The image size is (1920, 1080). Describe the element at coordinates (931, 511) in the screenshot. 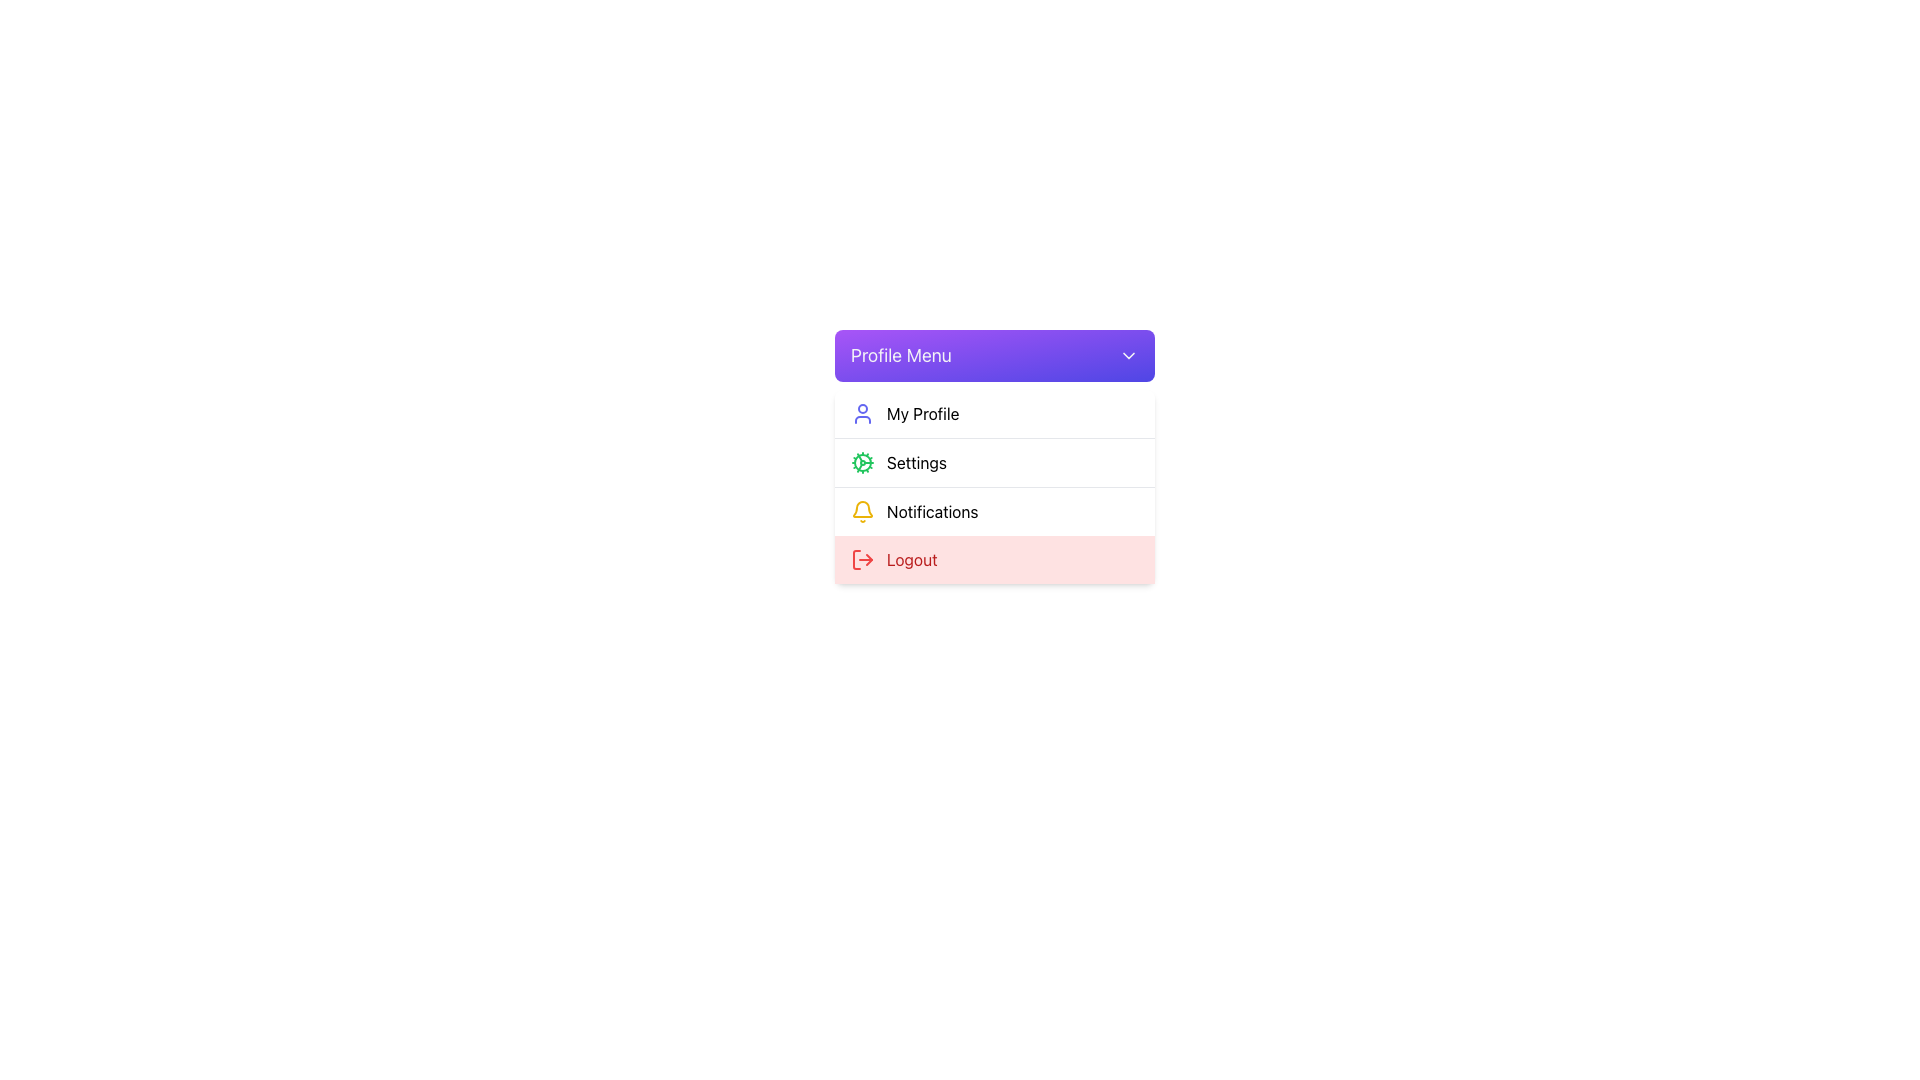

I see `the Text Label for notifications located in the dropdown menu under the 'Profile Menu' header, positioned next to the yellow bell icon` at that location.